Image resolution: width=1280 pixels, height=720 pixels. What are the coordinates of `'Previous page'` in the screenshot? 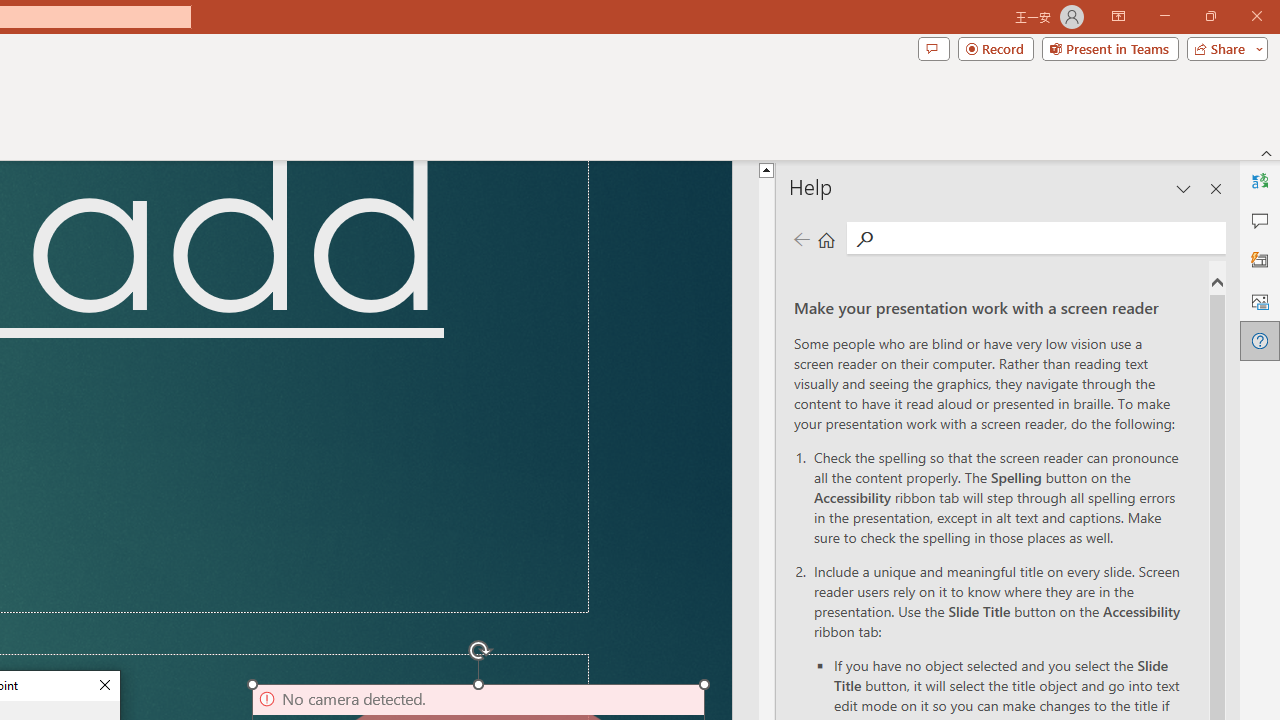 It's located at (801, 238).